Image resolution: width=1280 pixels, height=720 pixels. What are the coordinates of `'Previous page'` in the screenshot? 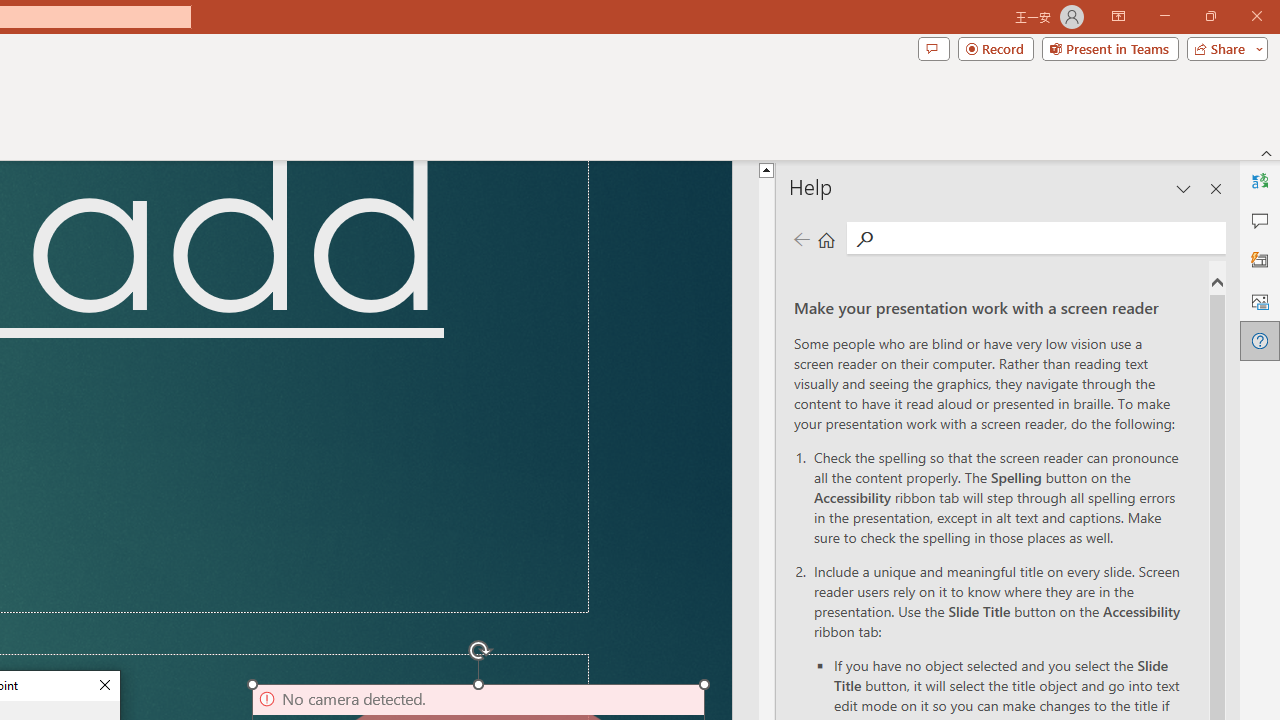 It's located at (801, 238).